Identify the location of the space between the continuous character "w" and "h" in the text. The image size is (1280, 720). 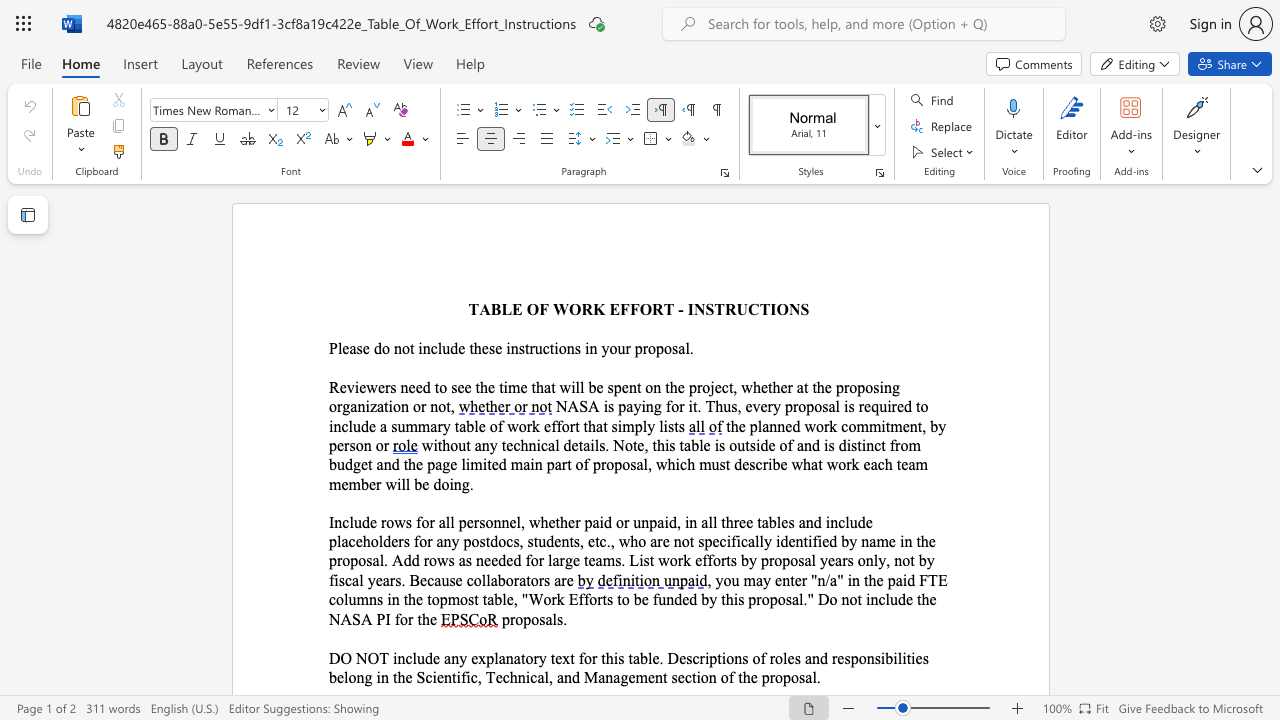
(751, 387).